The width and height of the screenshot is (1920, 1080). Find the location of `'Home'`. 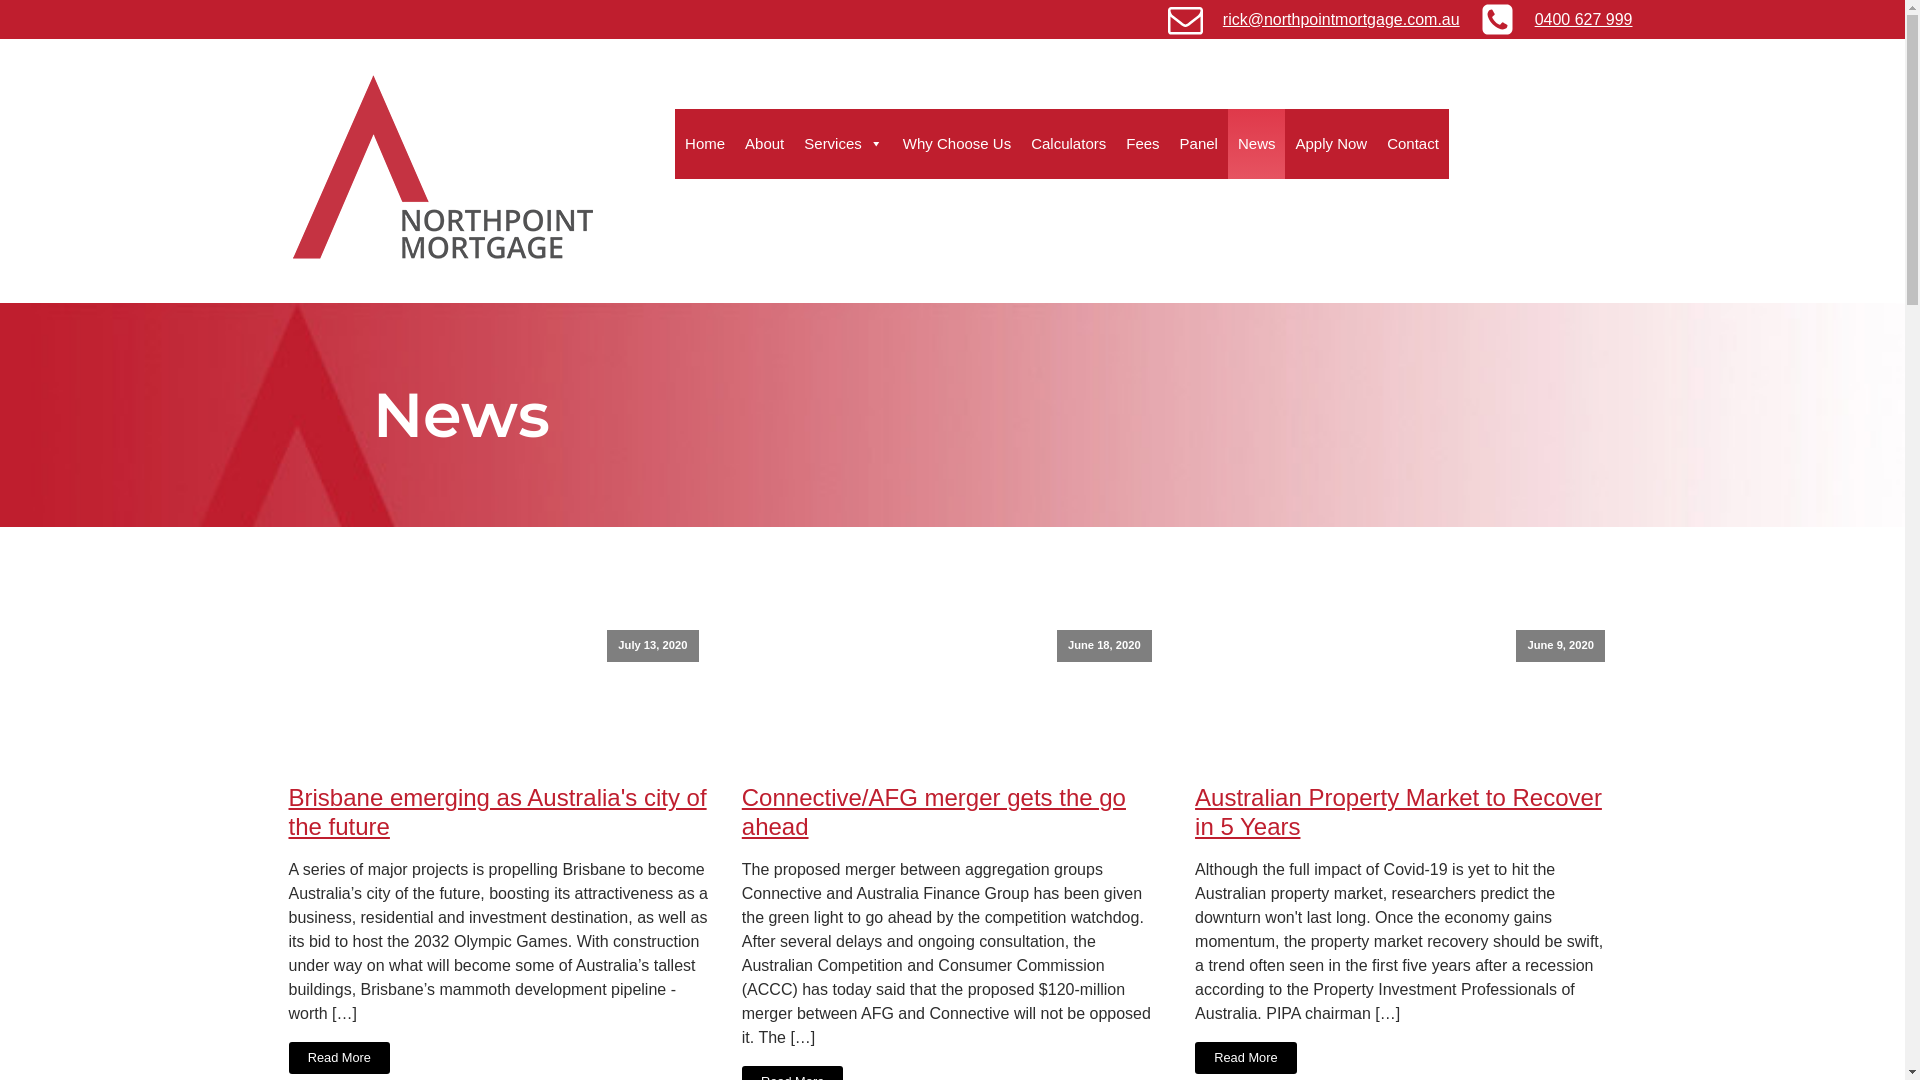

'Home' is located at coordinates (705, 142).